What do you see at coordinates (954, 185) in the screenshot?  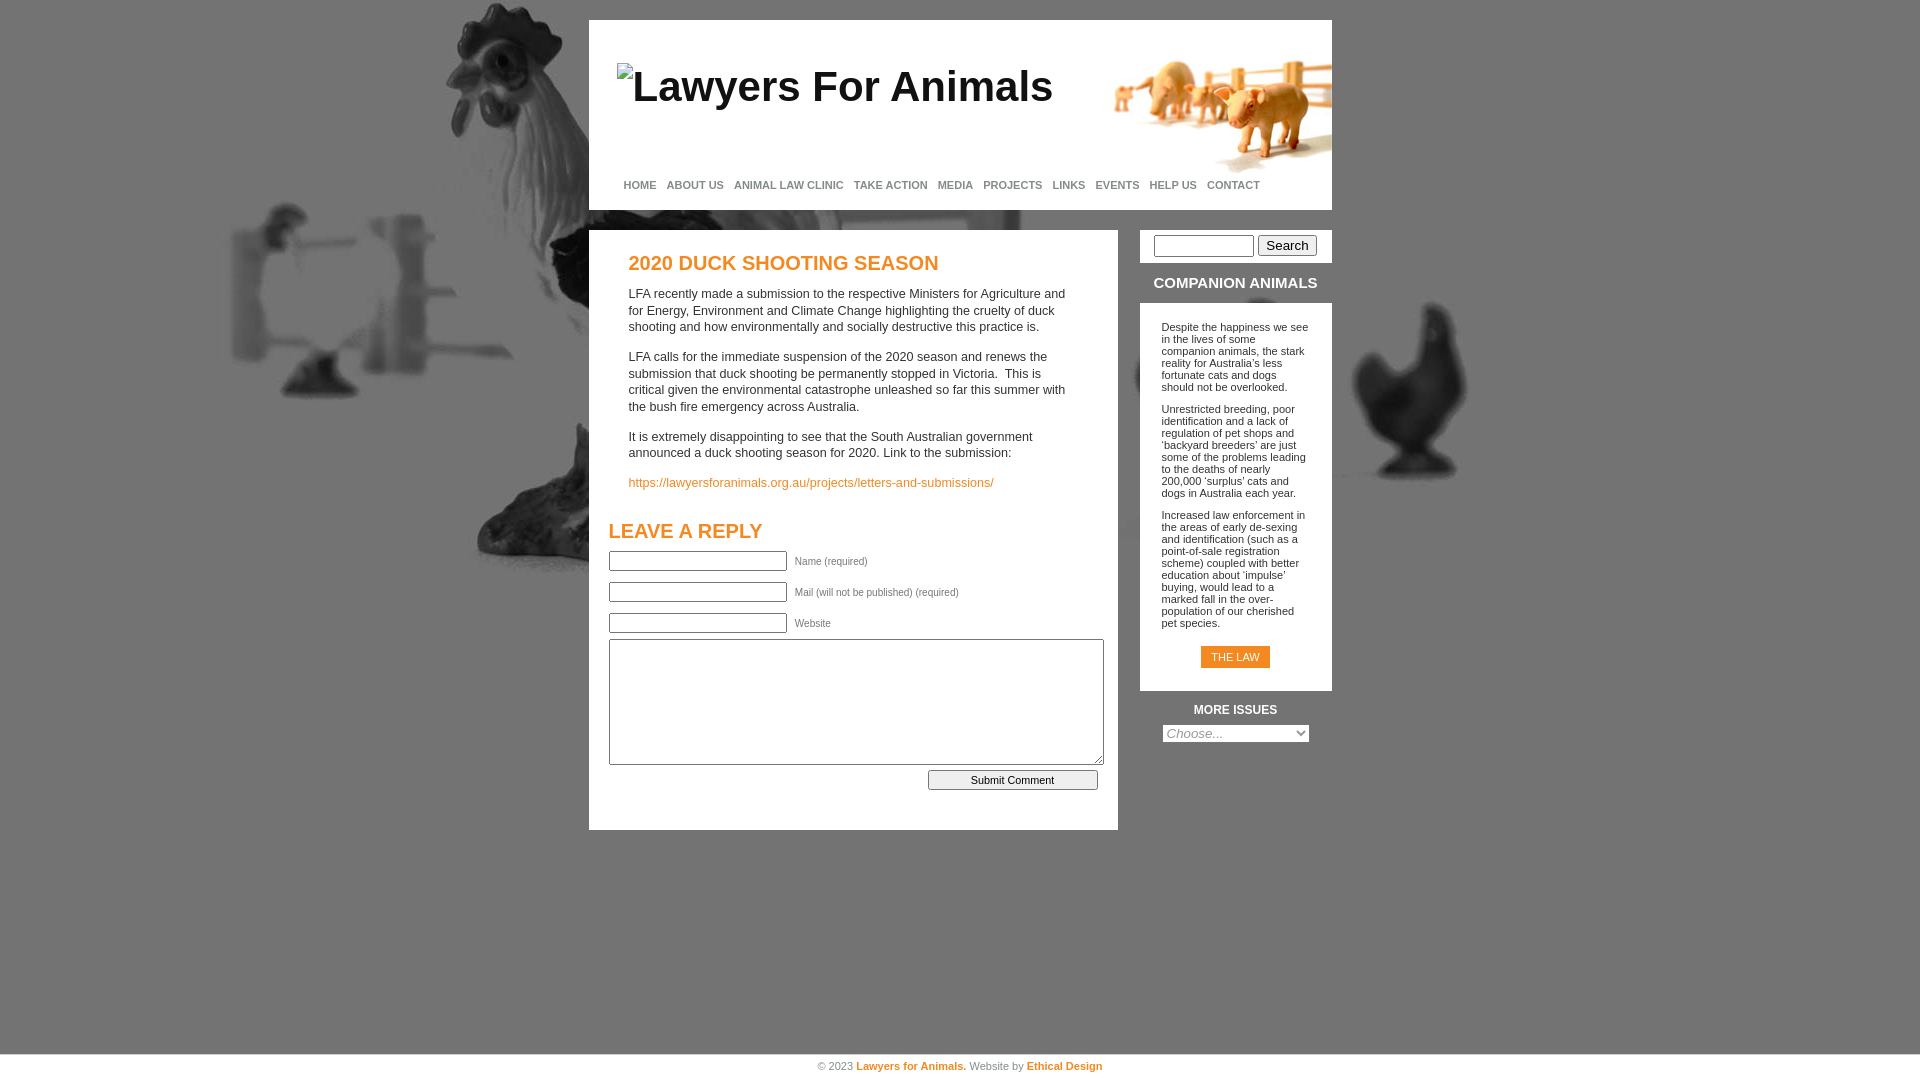 I see `'MEDIA'` at bounding box center [954, 185].